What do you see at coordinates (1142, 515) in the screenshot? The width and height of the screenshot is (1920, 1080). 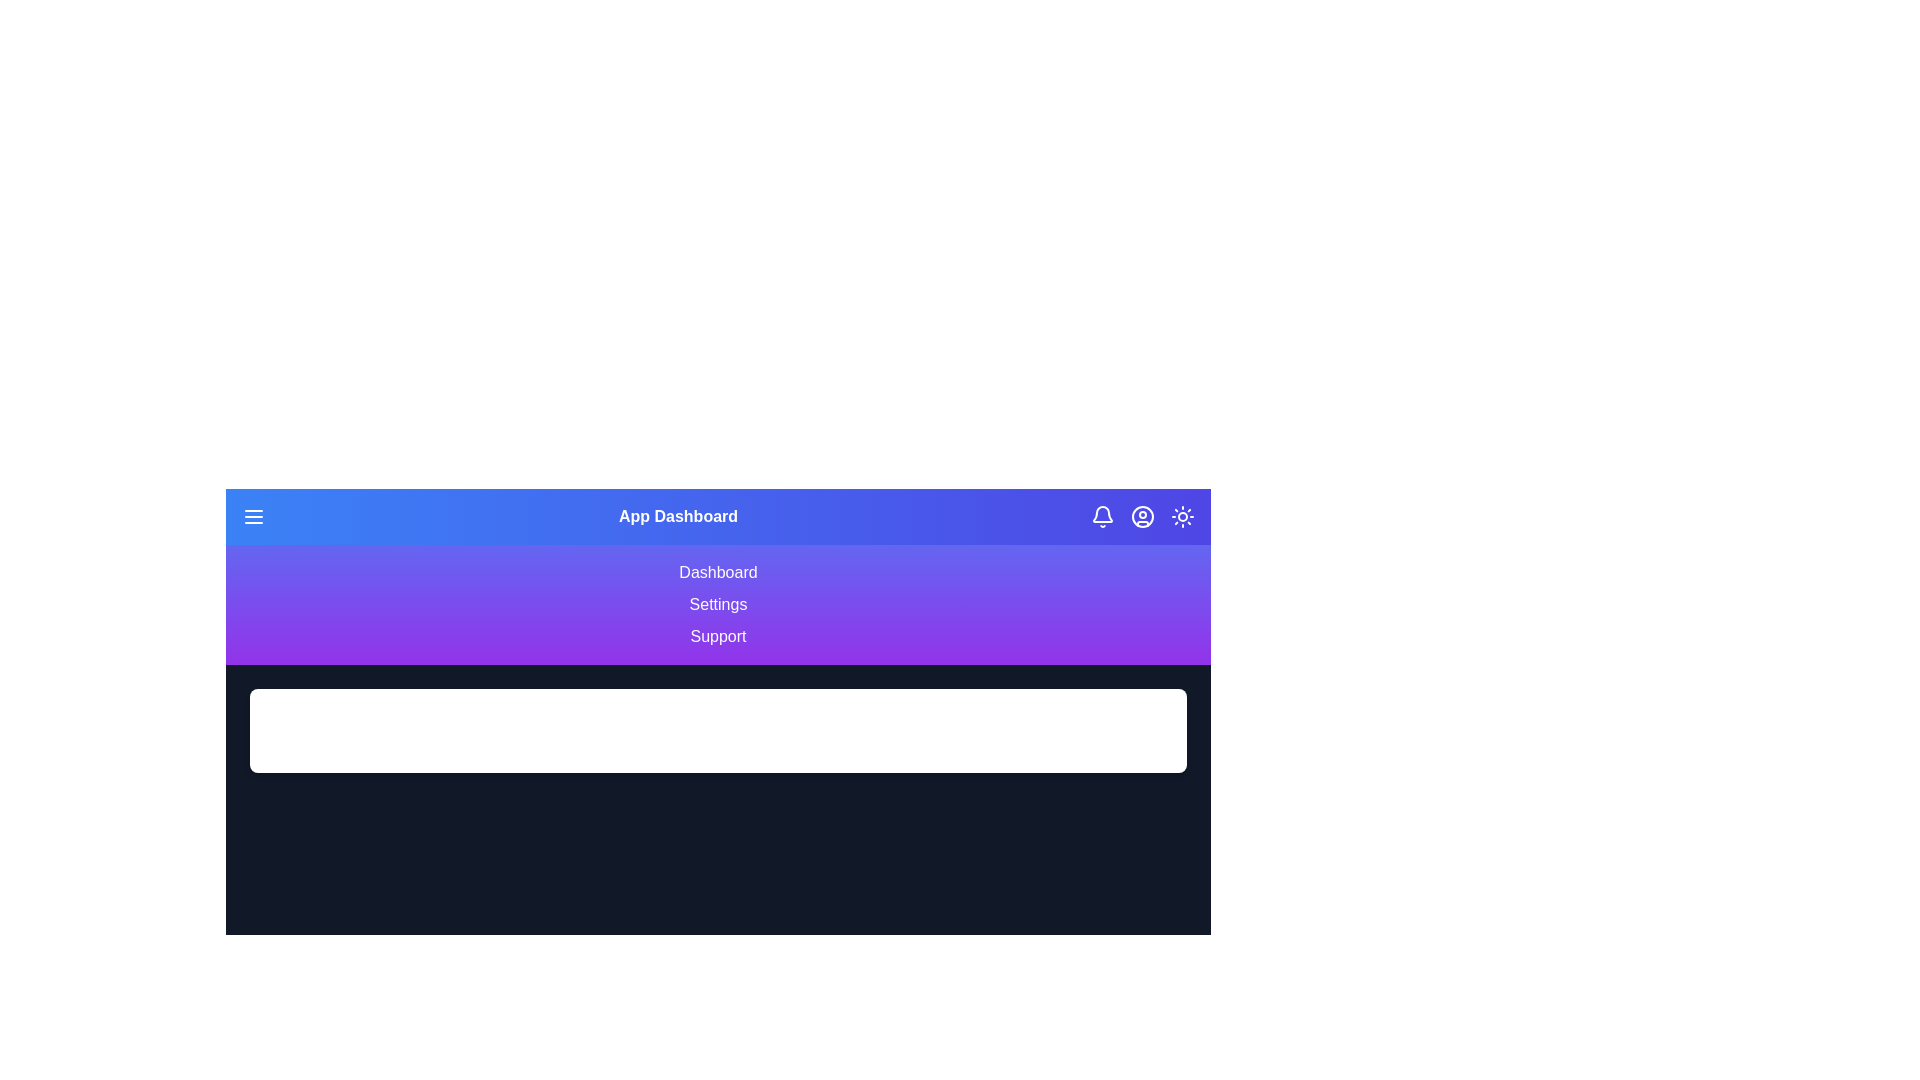 I see `the user icon in the app bar` at bounding box center [1142, 515].